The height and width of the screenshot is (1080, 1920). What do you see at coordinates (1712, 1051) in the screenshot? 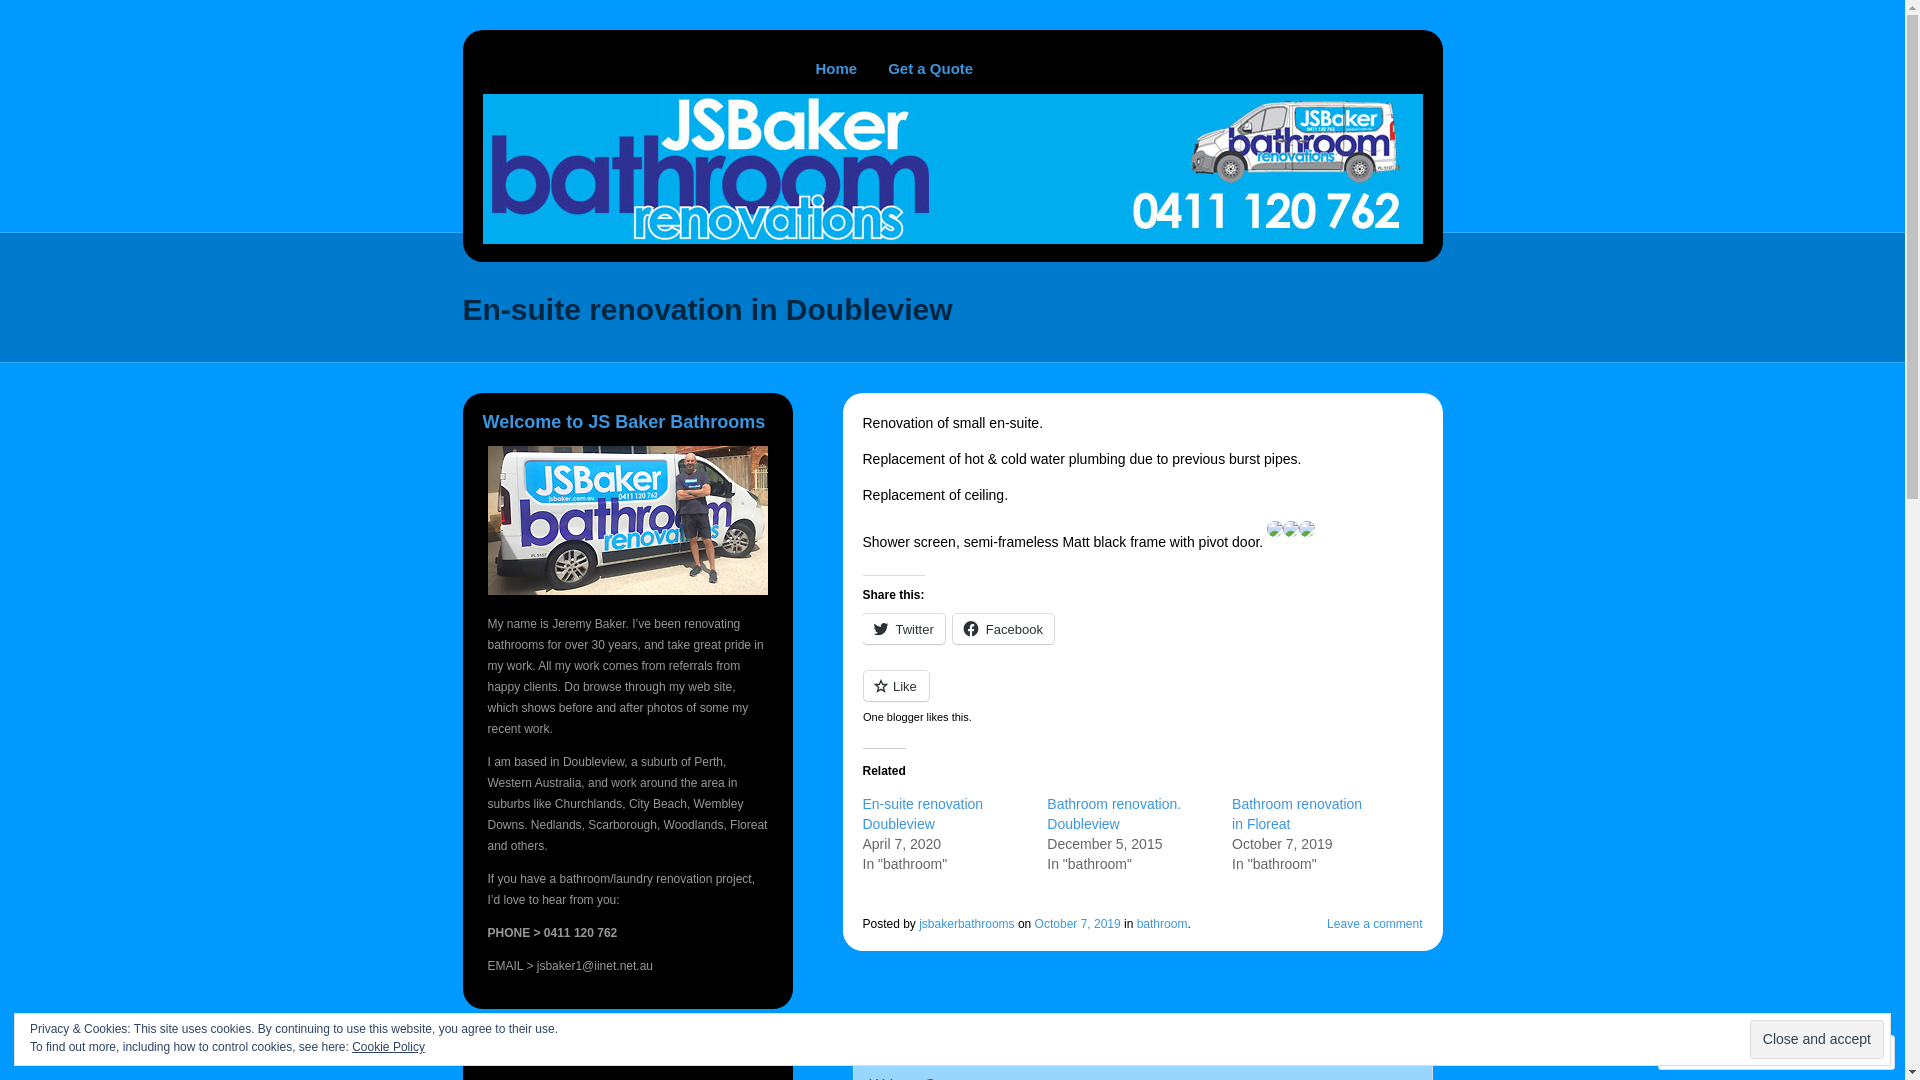
I see `'Comment'` at bounding box center [1712, 1051].